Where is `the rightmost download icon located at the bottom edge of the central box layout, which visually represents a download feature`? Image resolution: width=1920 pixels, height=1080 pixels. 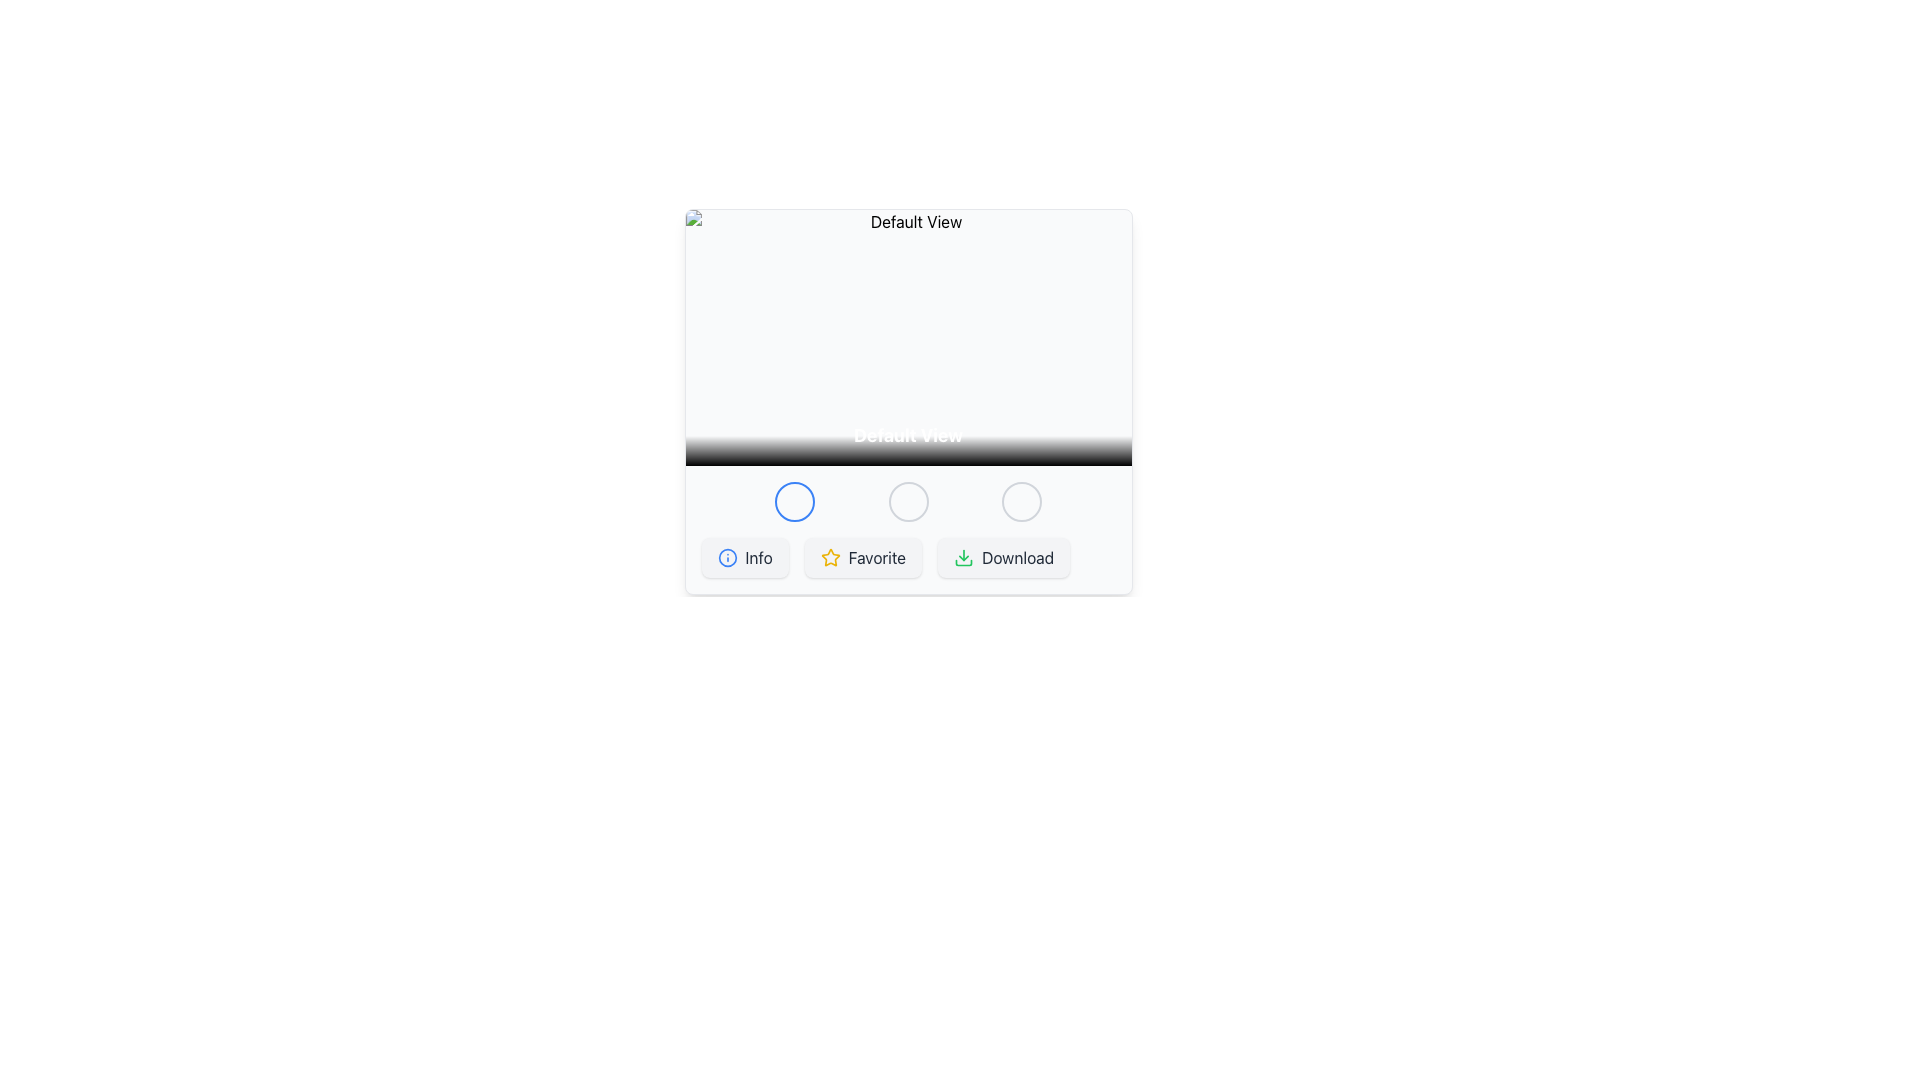 the rightmost download icon located at the bottom edge of the central box layout, which visually represents a download feature is located at coordinates (964, 563).